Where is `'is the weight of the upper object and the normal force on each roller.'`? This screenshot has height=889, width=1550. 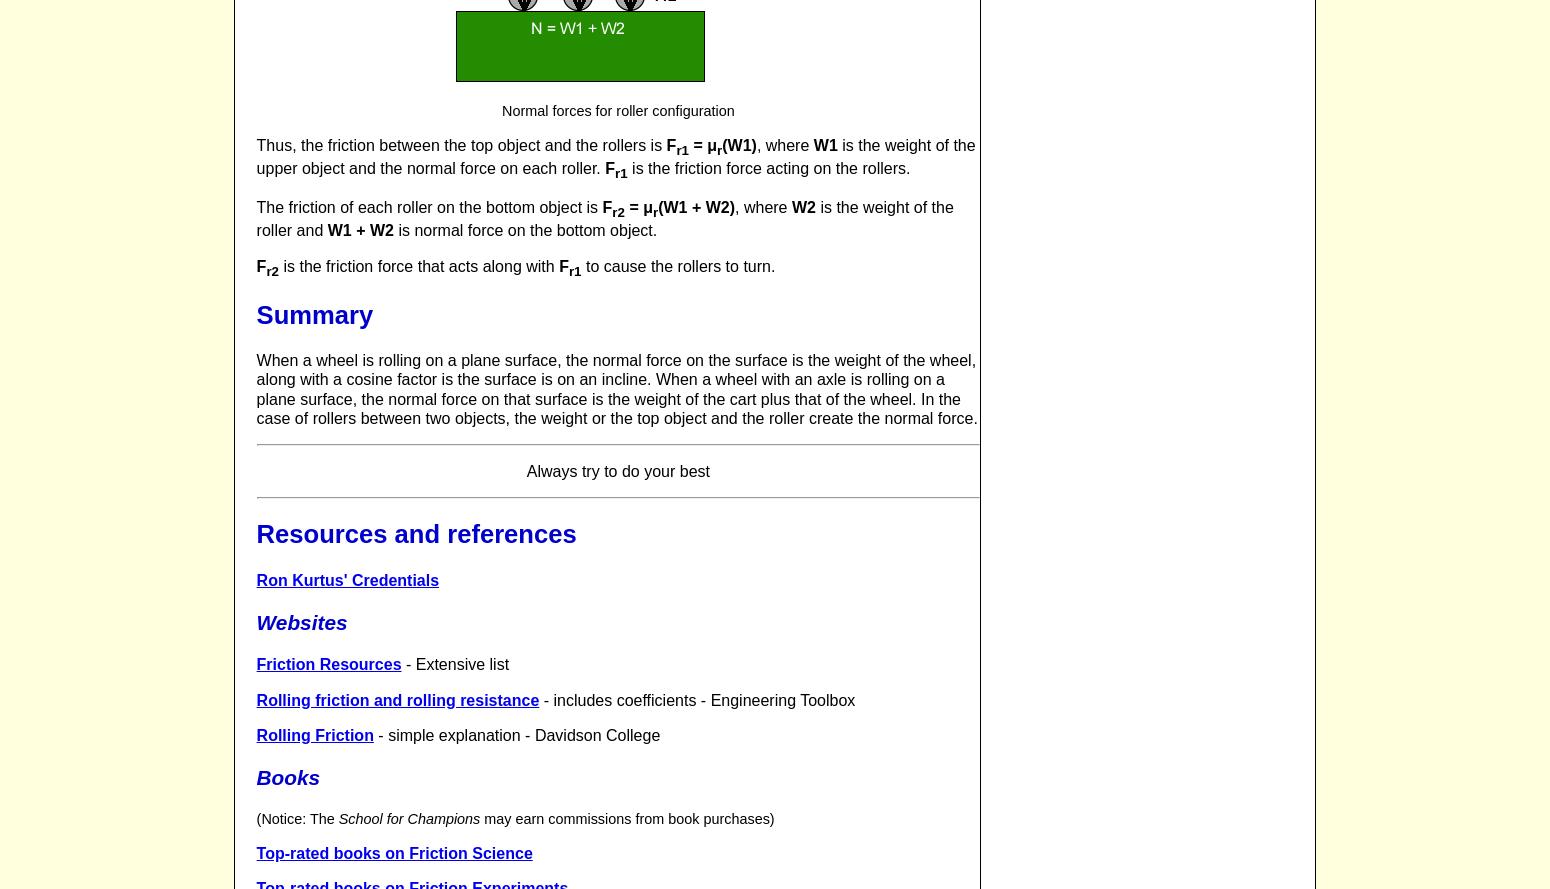
'is the weight of the upper object and the normal force on each roller.' is located at coordinates (256, 156).